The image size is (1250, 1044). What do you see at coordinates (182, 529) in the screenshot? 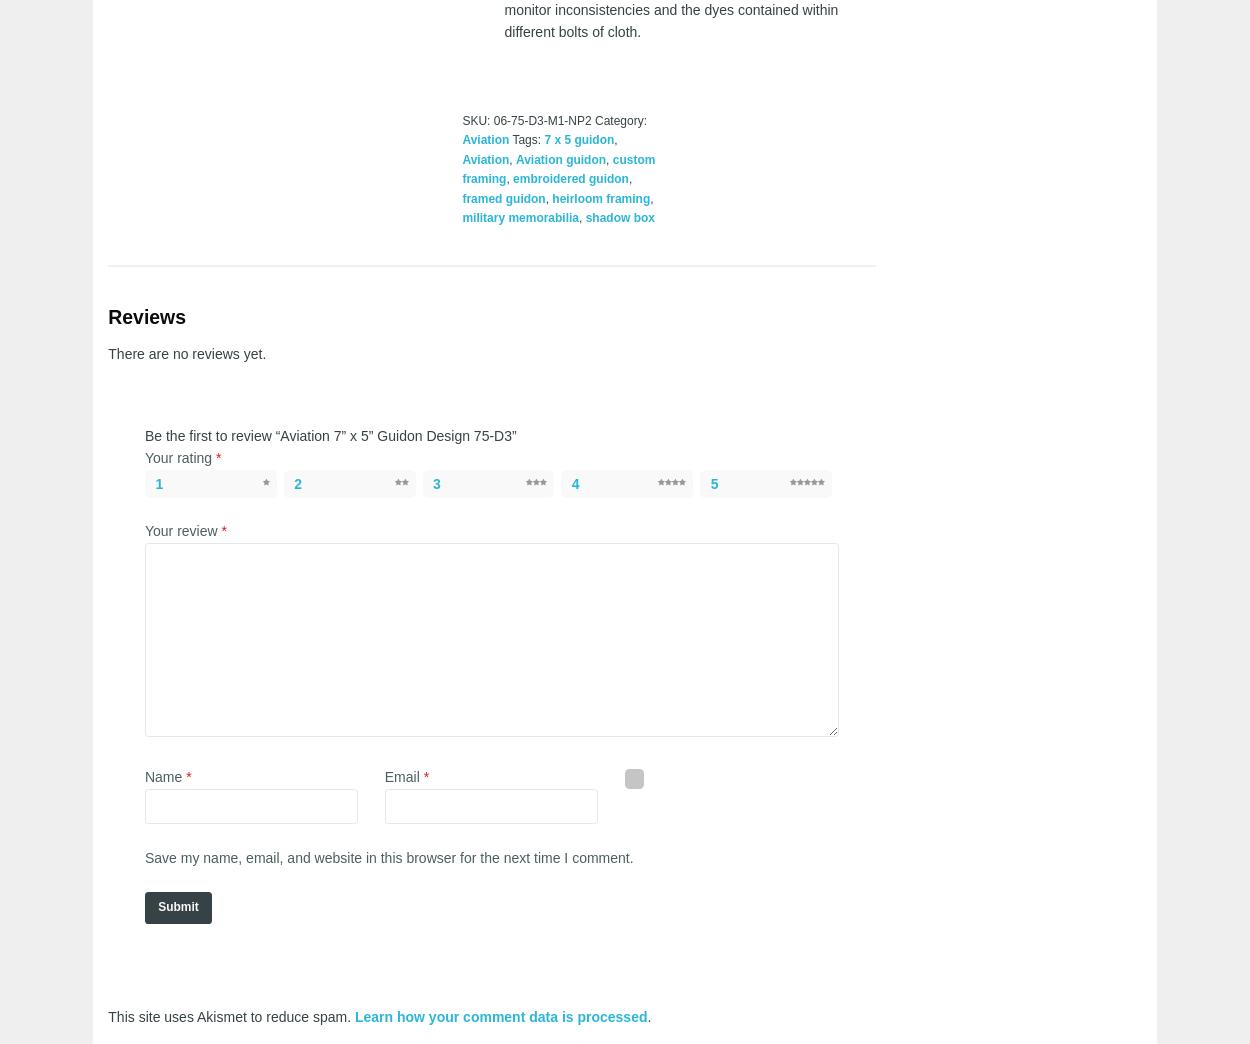
I see `'Your review'` at bounding box center [182, 529].